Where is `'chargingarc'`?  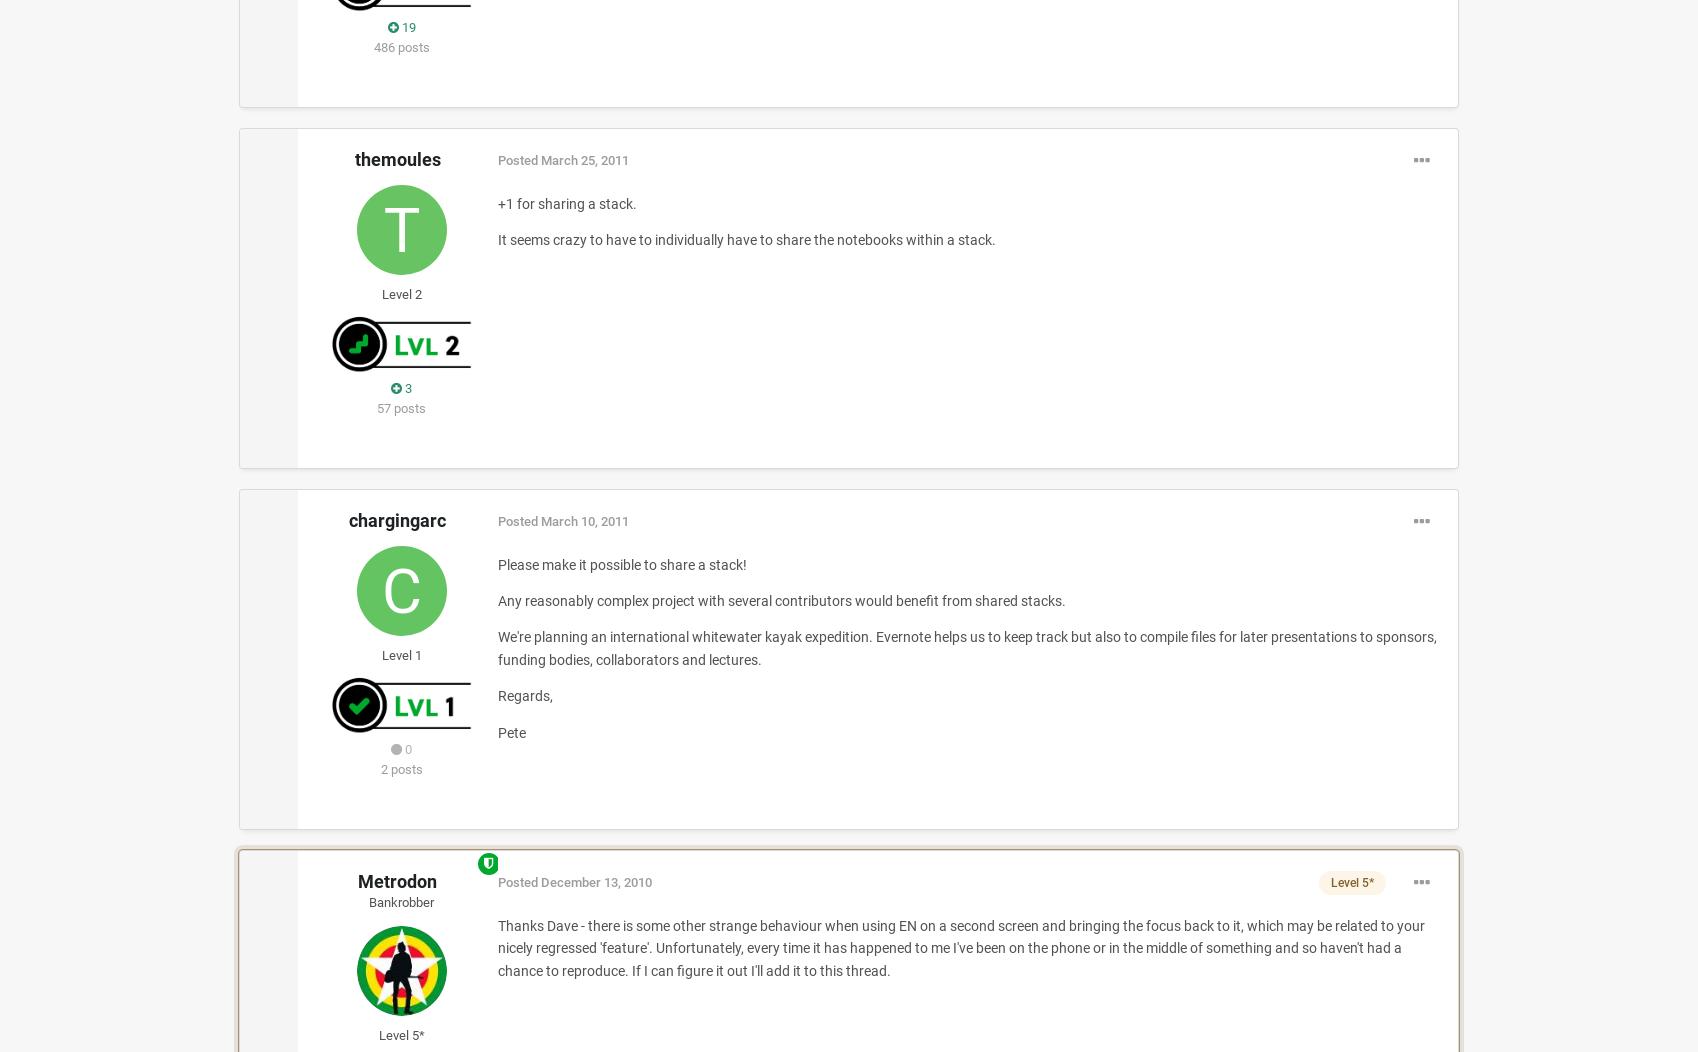 'chargingarc' is located at coordinates (397, 518).